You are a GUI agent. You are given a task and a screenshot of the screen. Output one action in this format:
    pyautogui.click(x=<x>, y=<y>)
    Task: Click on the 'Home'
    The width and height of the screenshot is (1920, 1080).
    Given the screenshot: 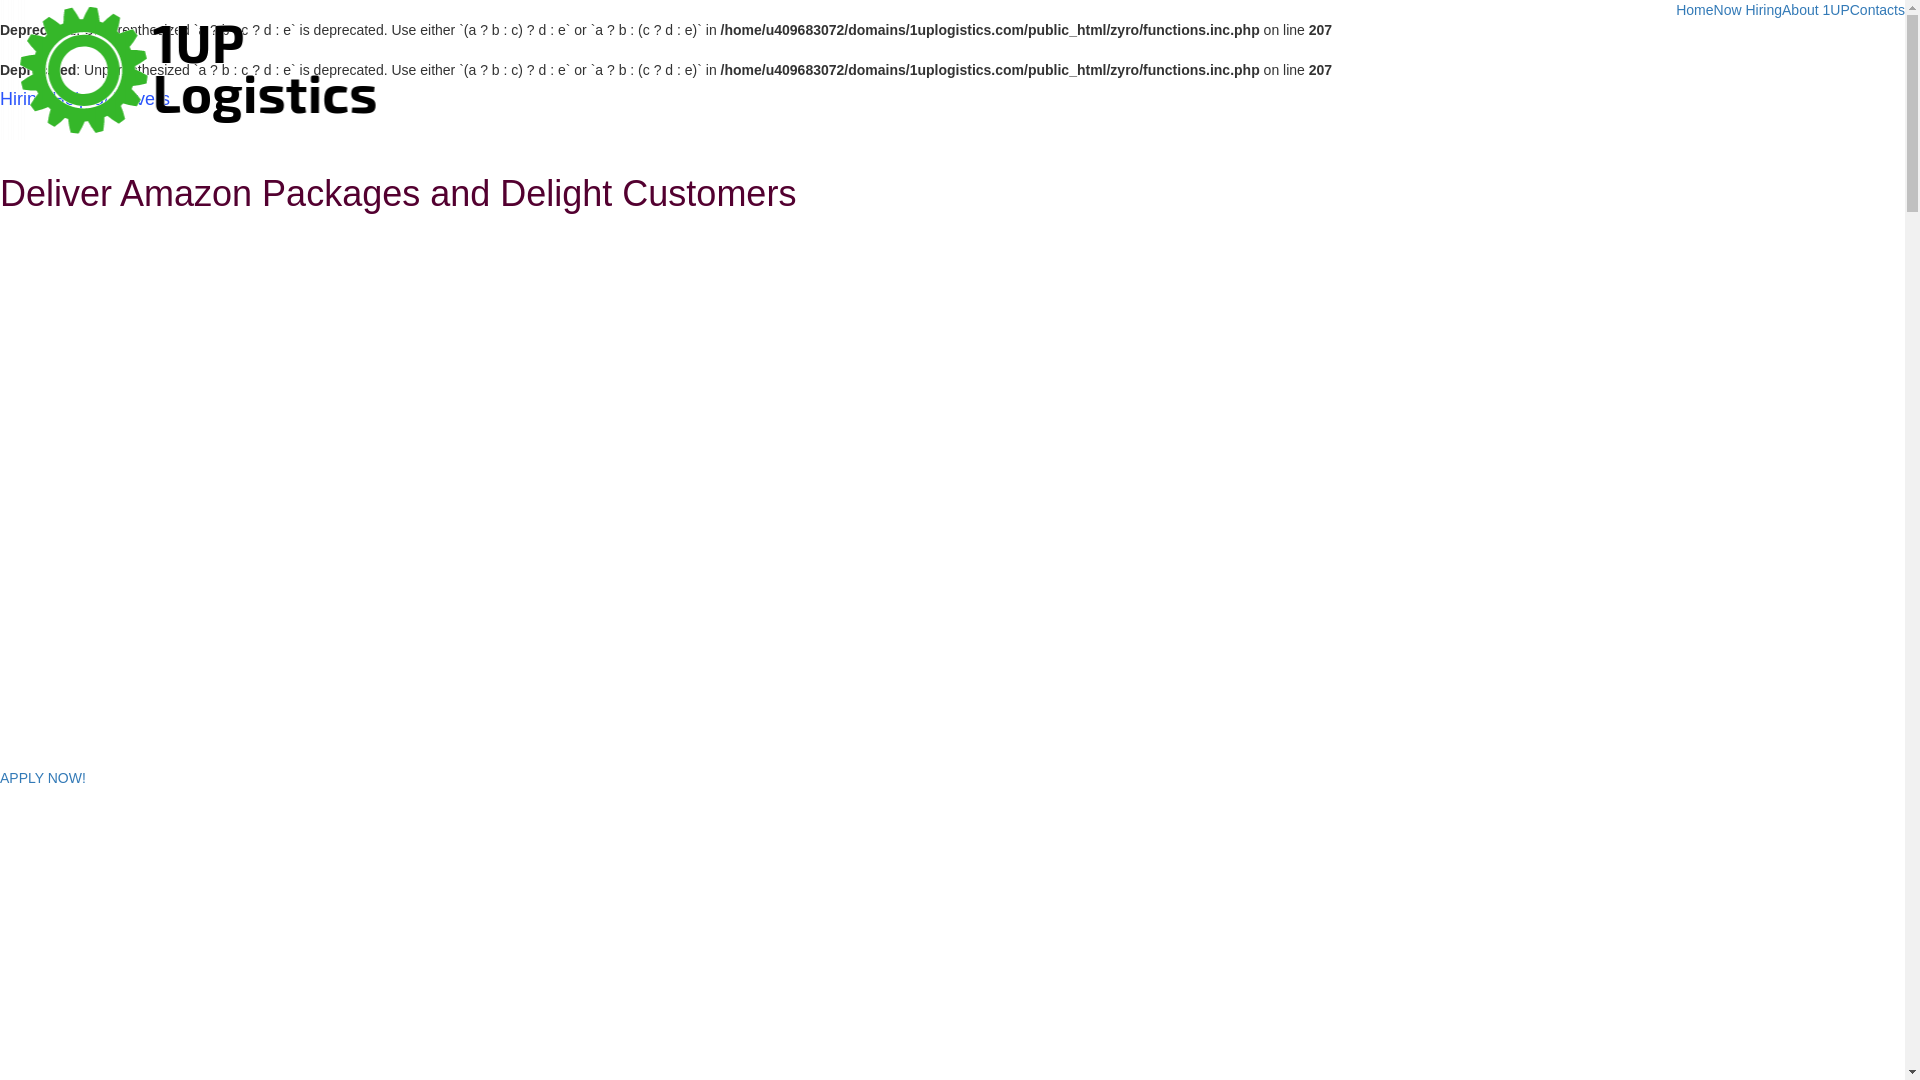 What is the action you would take?
    pyautogui.click(x=1693, y=10)
    